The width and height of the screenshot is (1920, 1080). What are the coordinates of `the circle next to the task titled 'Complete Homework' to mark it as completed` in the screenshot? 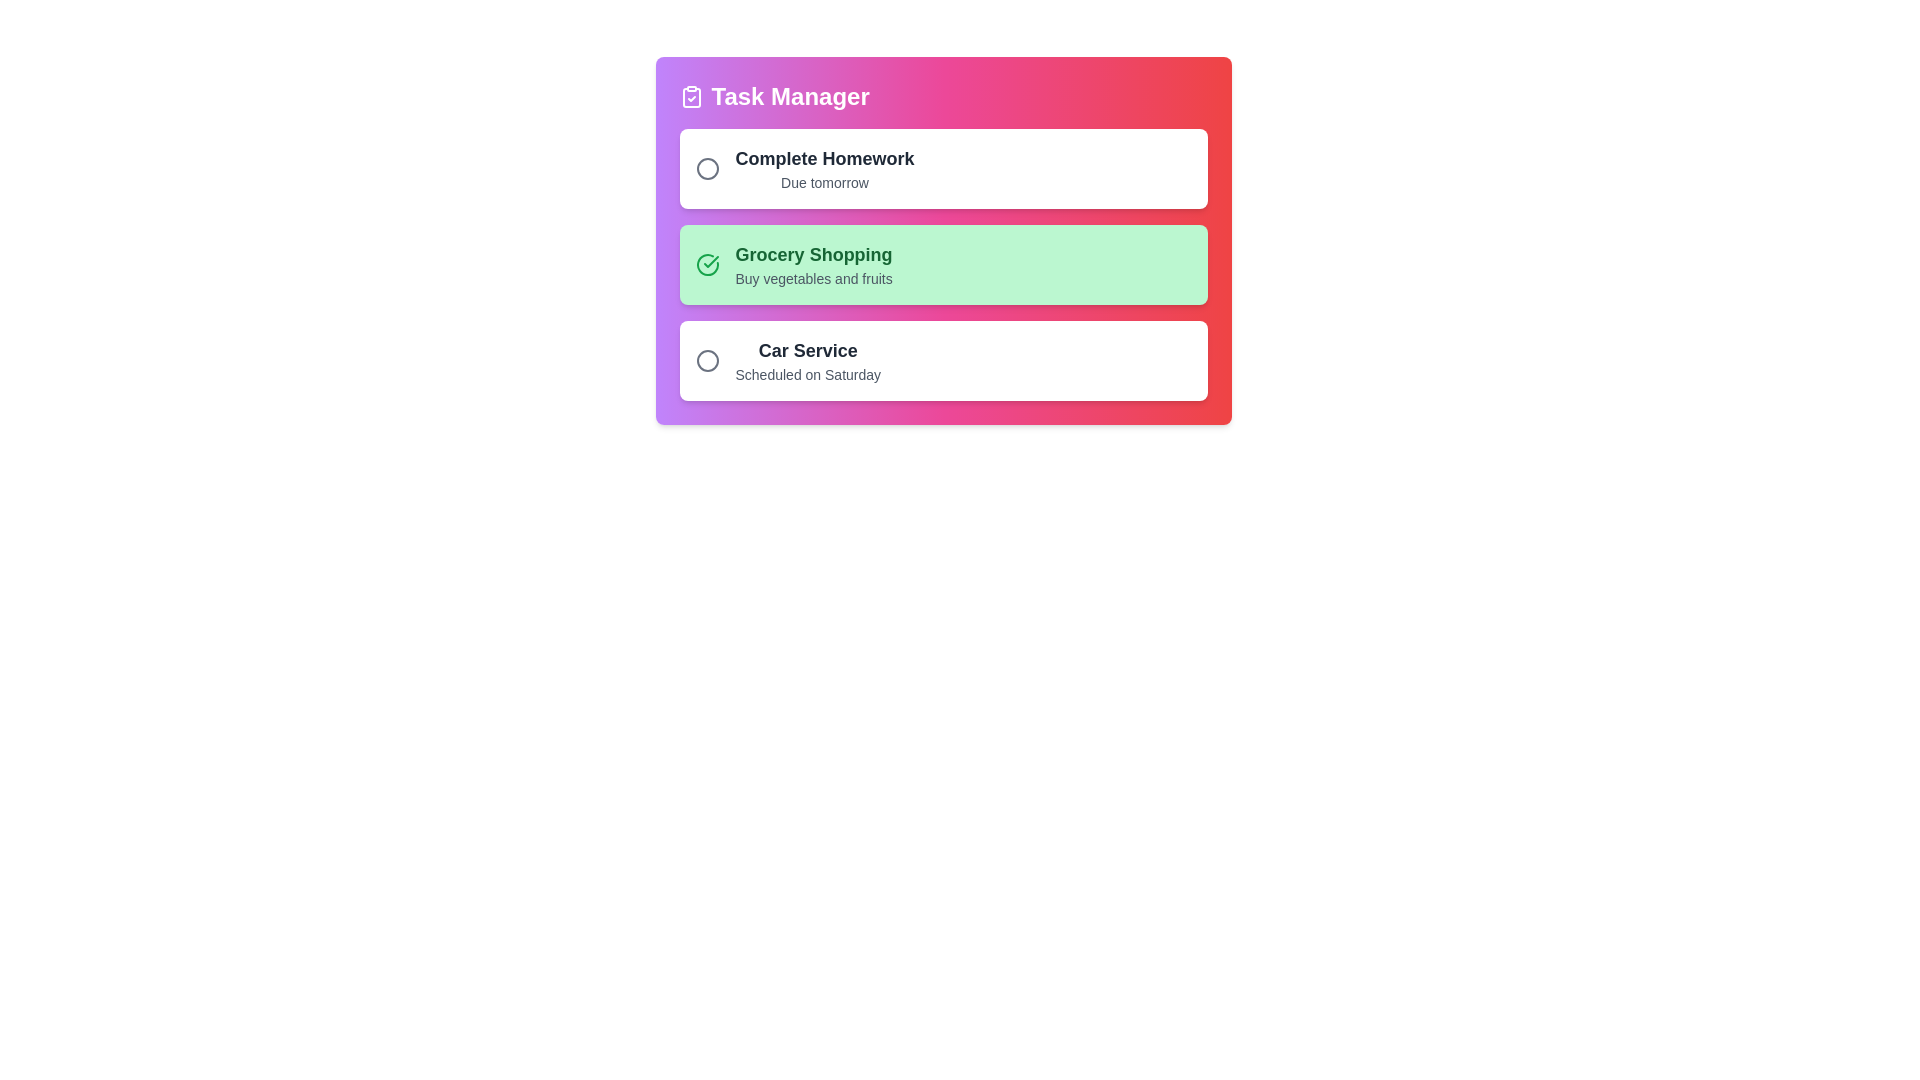 It's located at (707, 168).